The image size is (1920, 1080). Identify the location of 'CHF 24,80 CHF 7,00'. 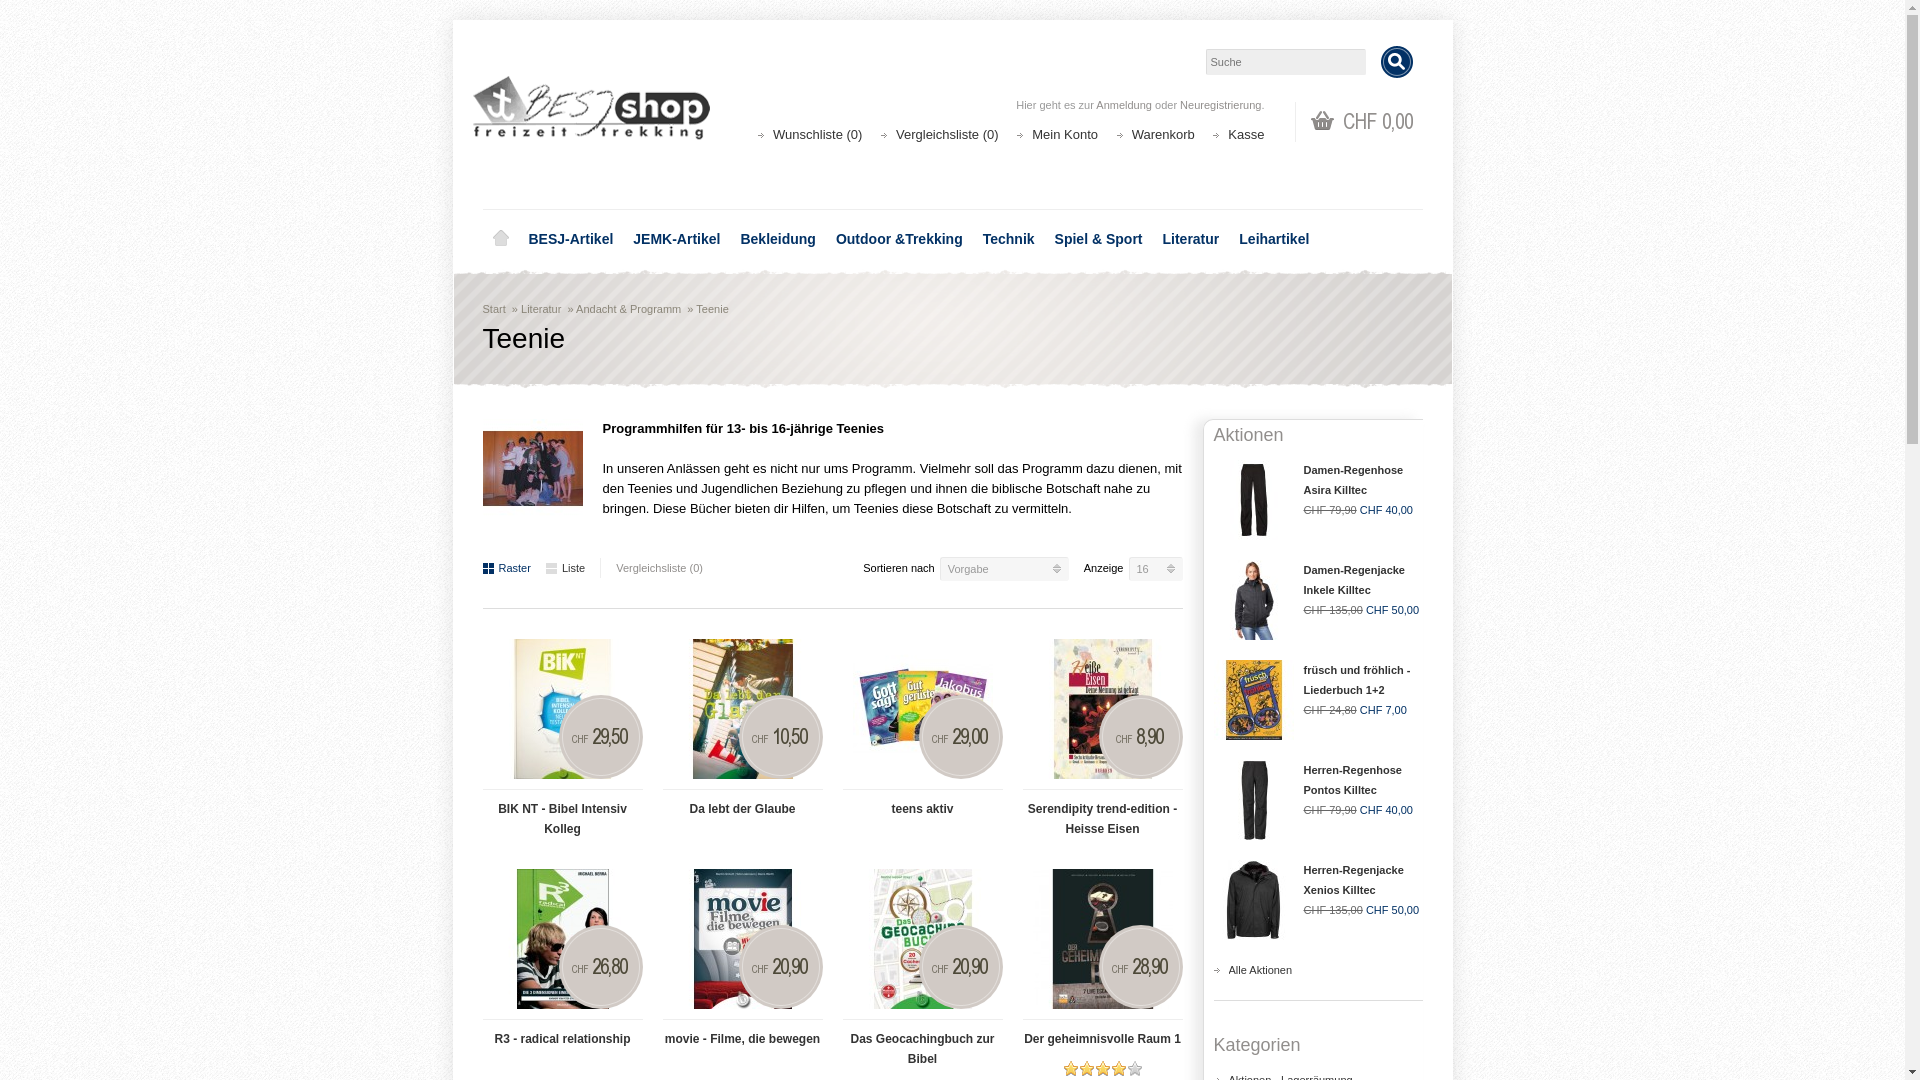
(1304, 708).